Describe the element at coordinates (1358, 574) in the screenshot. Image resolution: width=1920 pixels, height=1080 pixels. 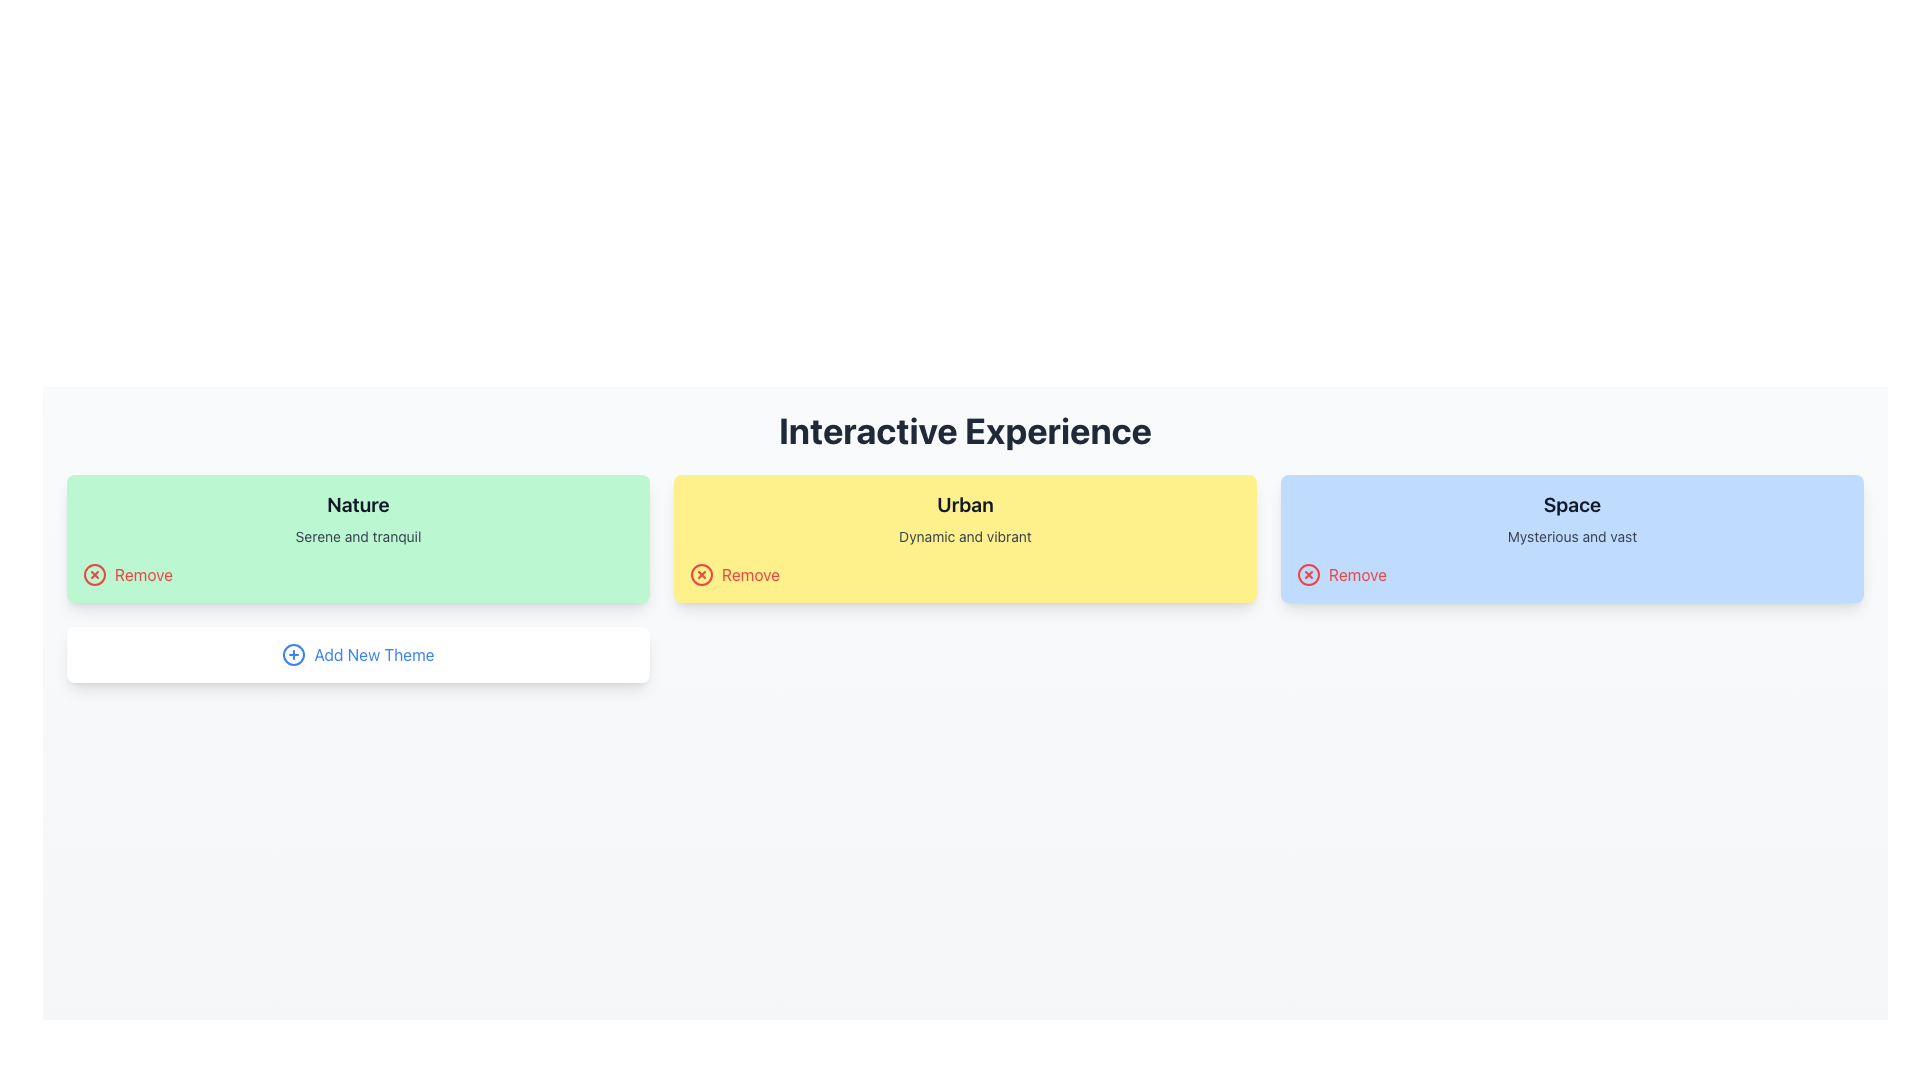
I see `the static text label 'Remove' which is rendered in red text and located to the right of a circular red icon with a white cross in the 'Space' card` at that location.